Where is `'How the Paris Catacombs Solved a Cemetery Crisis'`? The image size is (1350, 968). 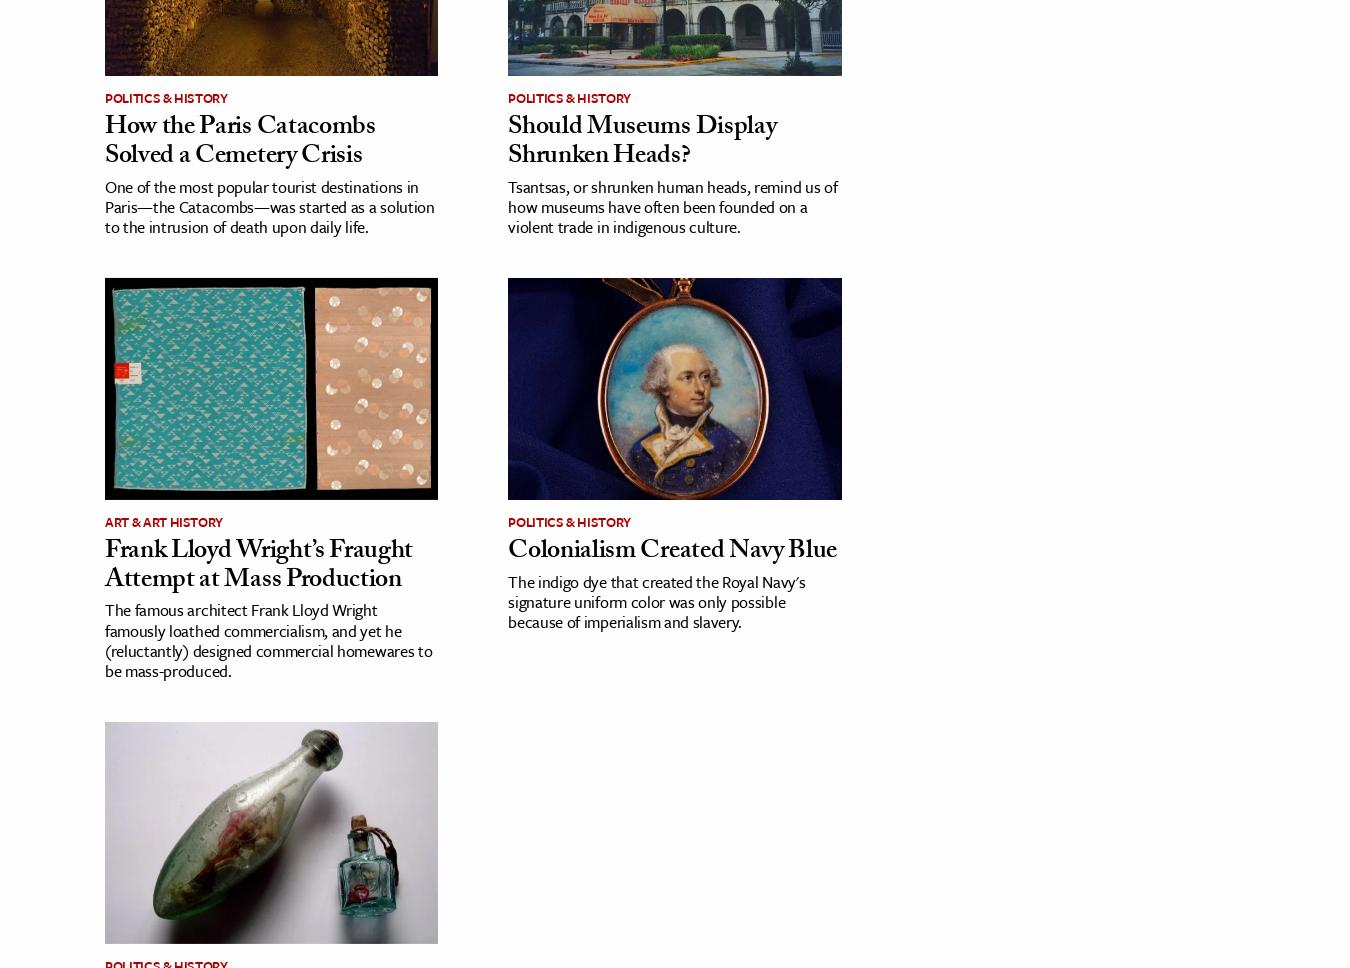 'How the Paris Catacombs Solved a Cemetery Crisis' is located at coordinates (239, 141).